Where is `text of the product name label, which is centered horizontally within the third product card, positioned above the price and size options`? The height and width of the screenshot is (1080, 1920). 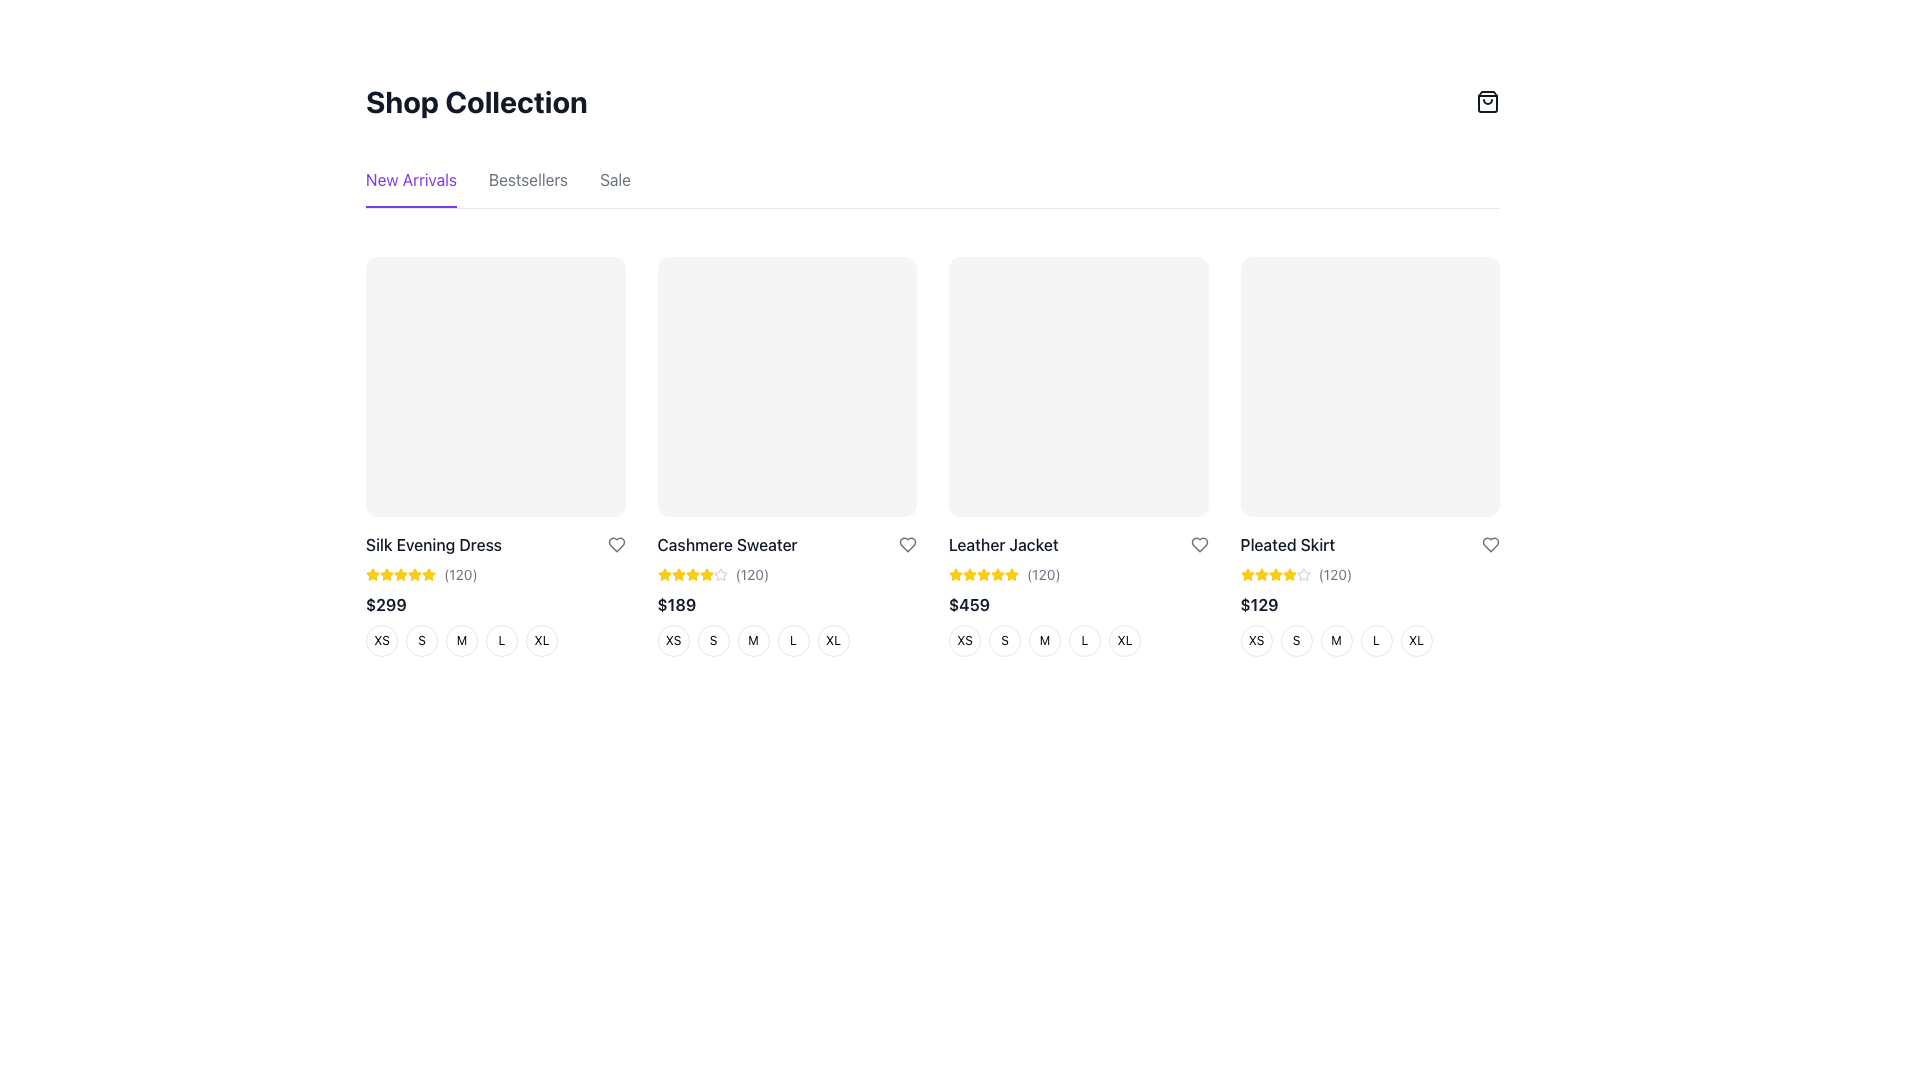 text of the product name label, which is centered horizontally within the third product card, positioned above the price and size options is located at coordinates (1003, 544).